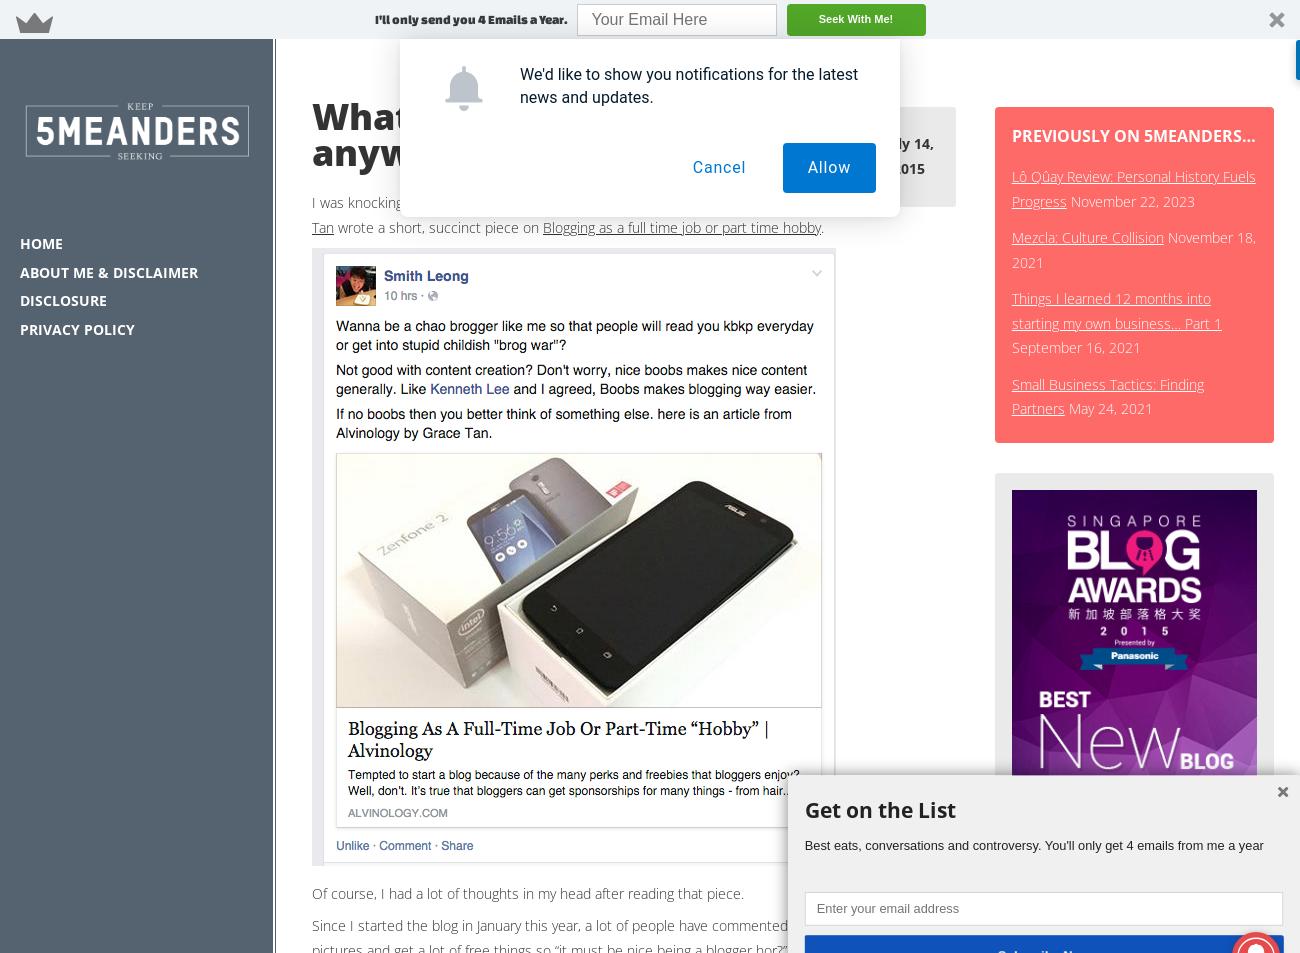 This screenshot has width=1300, height=953. I want to click on 'May 24, 2021', so click(1108, 407).